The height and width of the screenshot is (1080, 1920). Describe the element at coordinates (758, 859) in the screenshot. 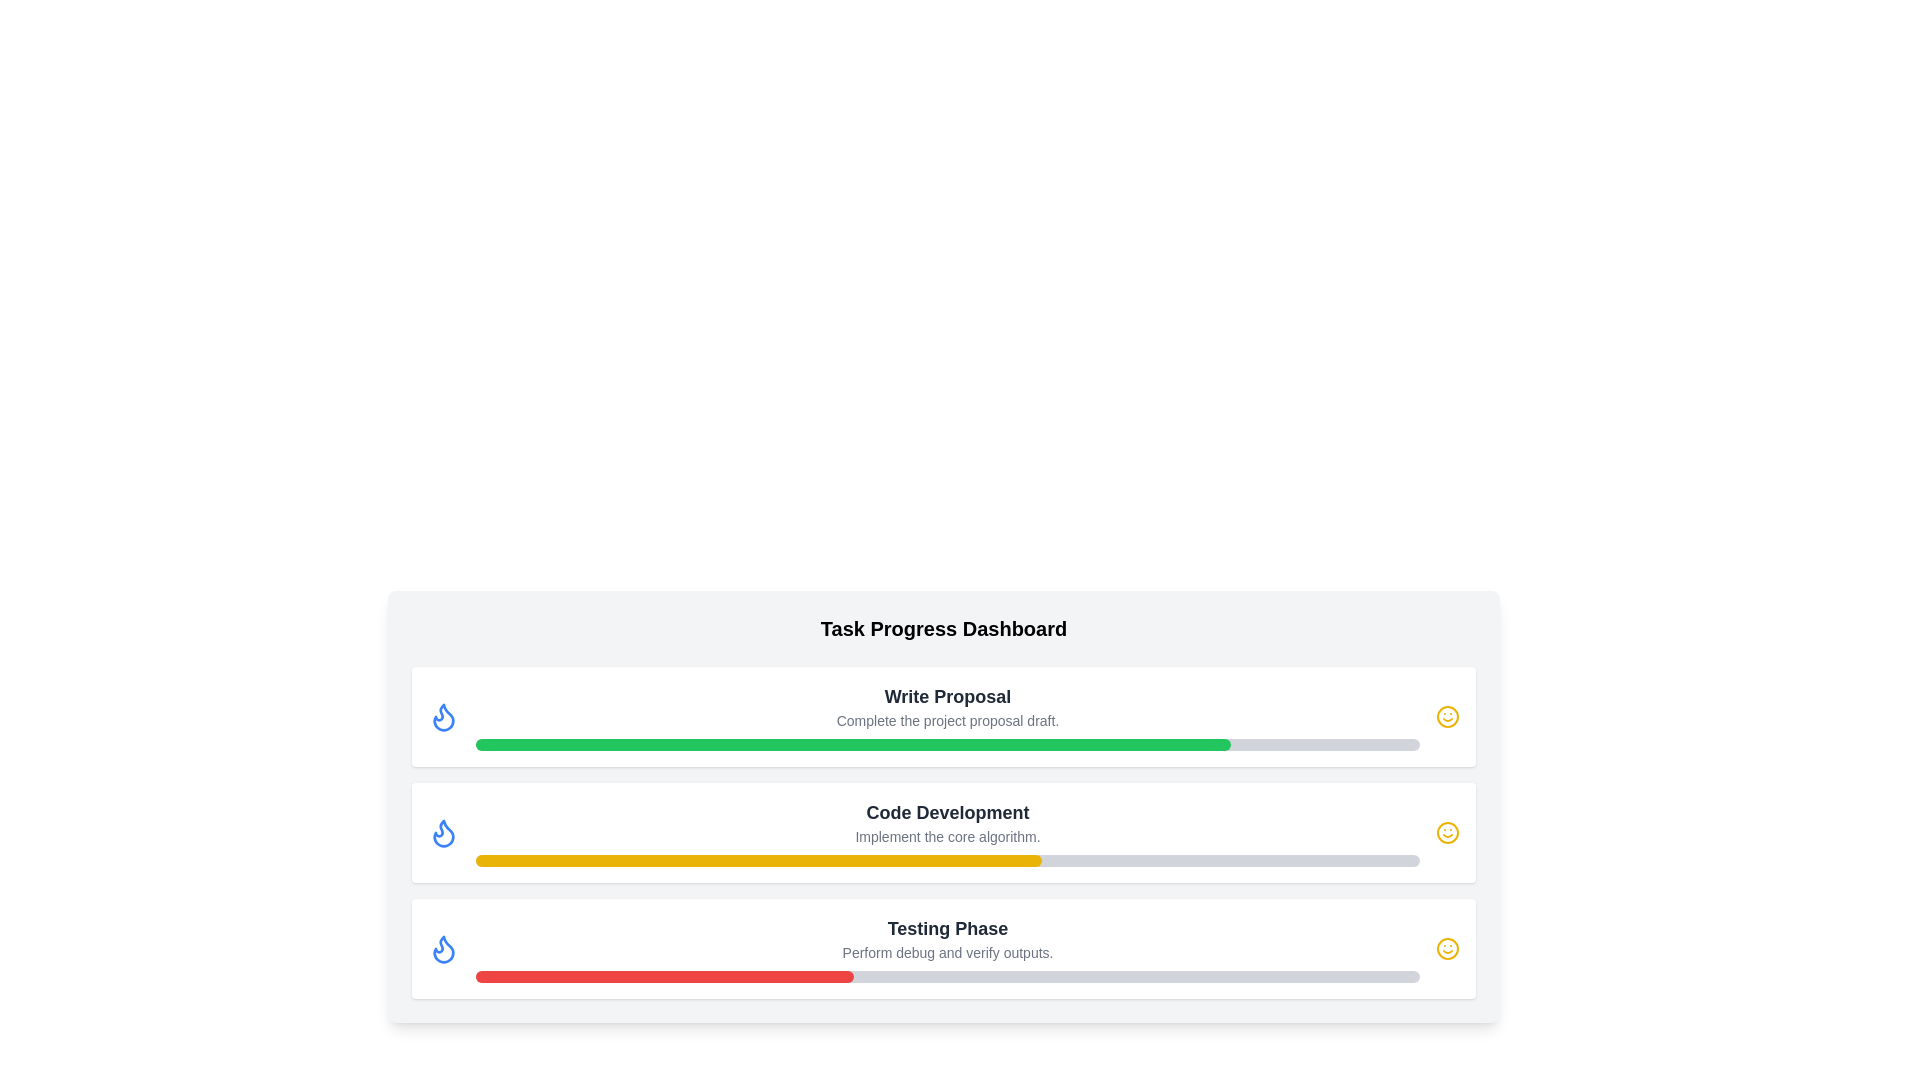

I see `the active filler part of the progress bar indicating 60% completion for the 'Code Development' task` at that location.